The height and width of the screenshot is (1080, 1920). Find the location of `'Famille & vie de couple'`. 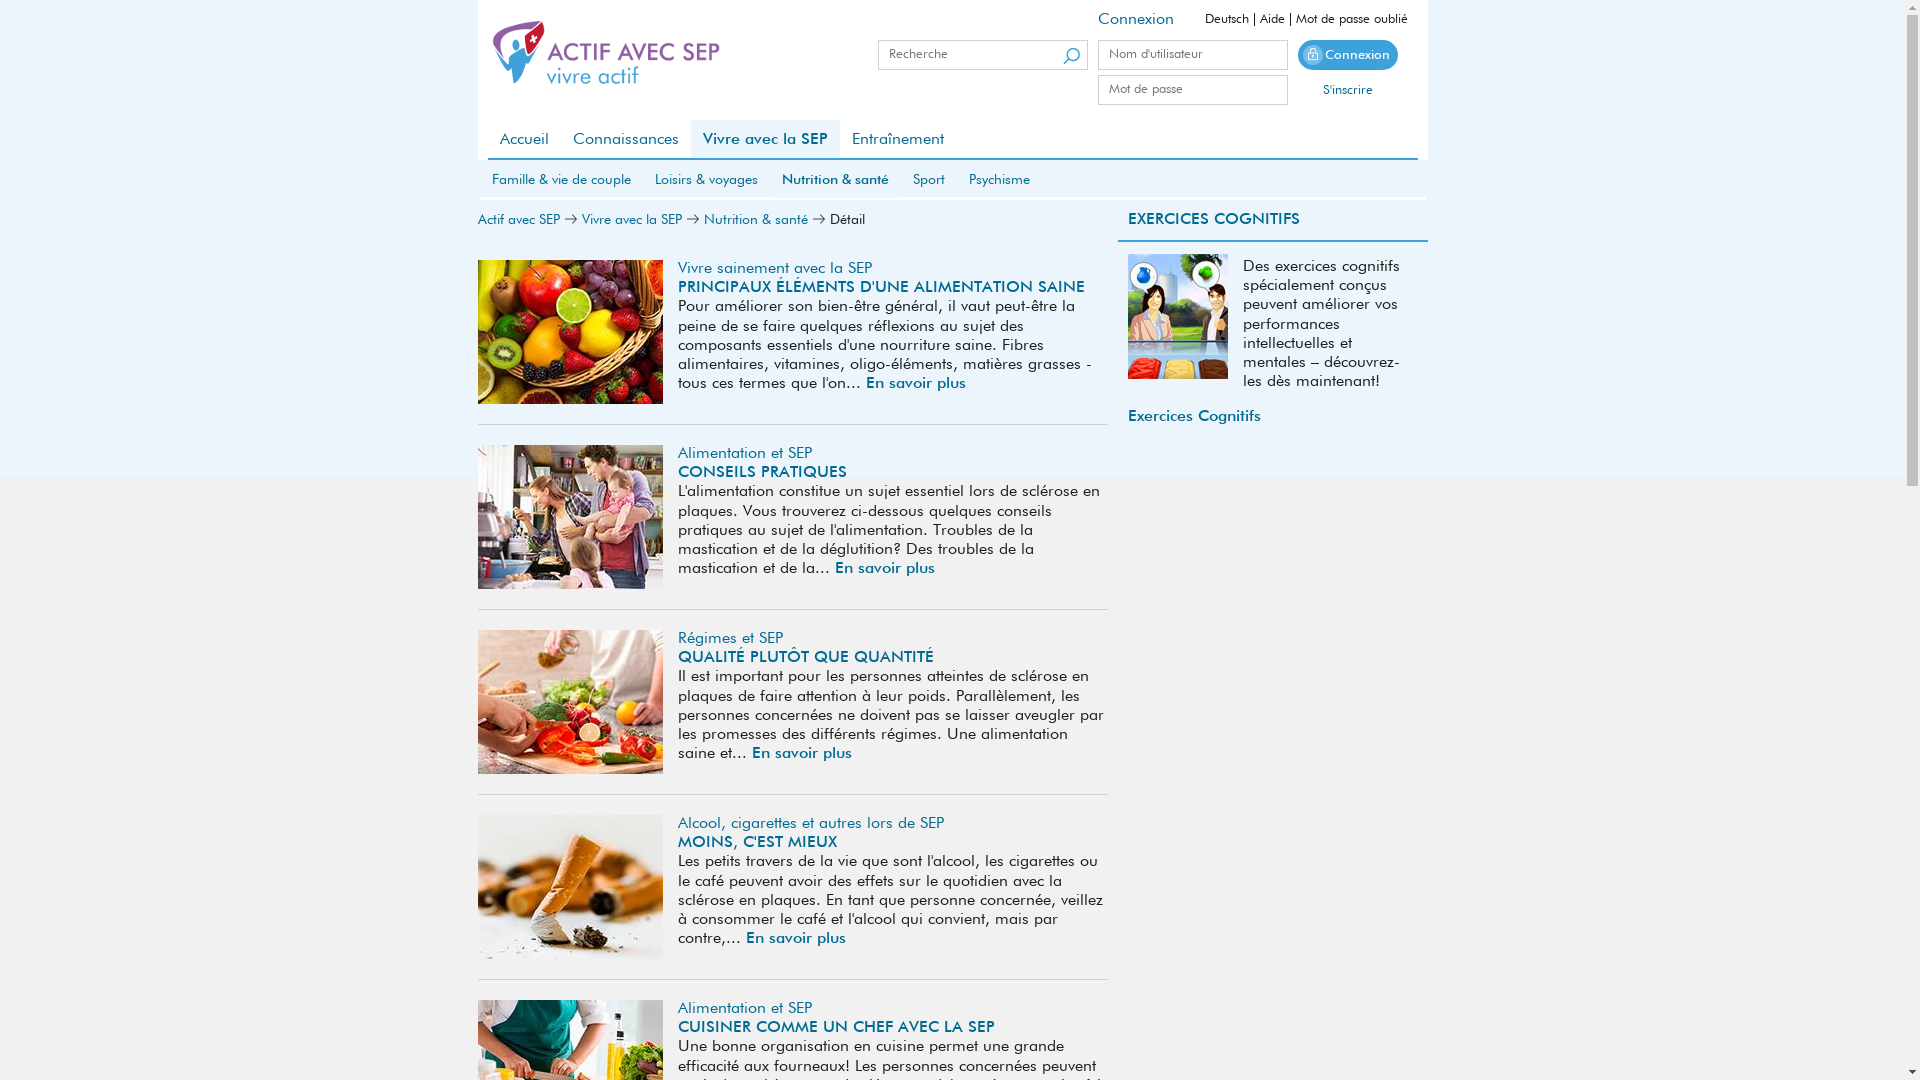

'Famille & vie de couple' is located at coordinates (560, 180).